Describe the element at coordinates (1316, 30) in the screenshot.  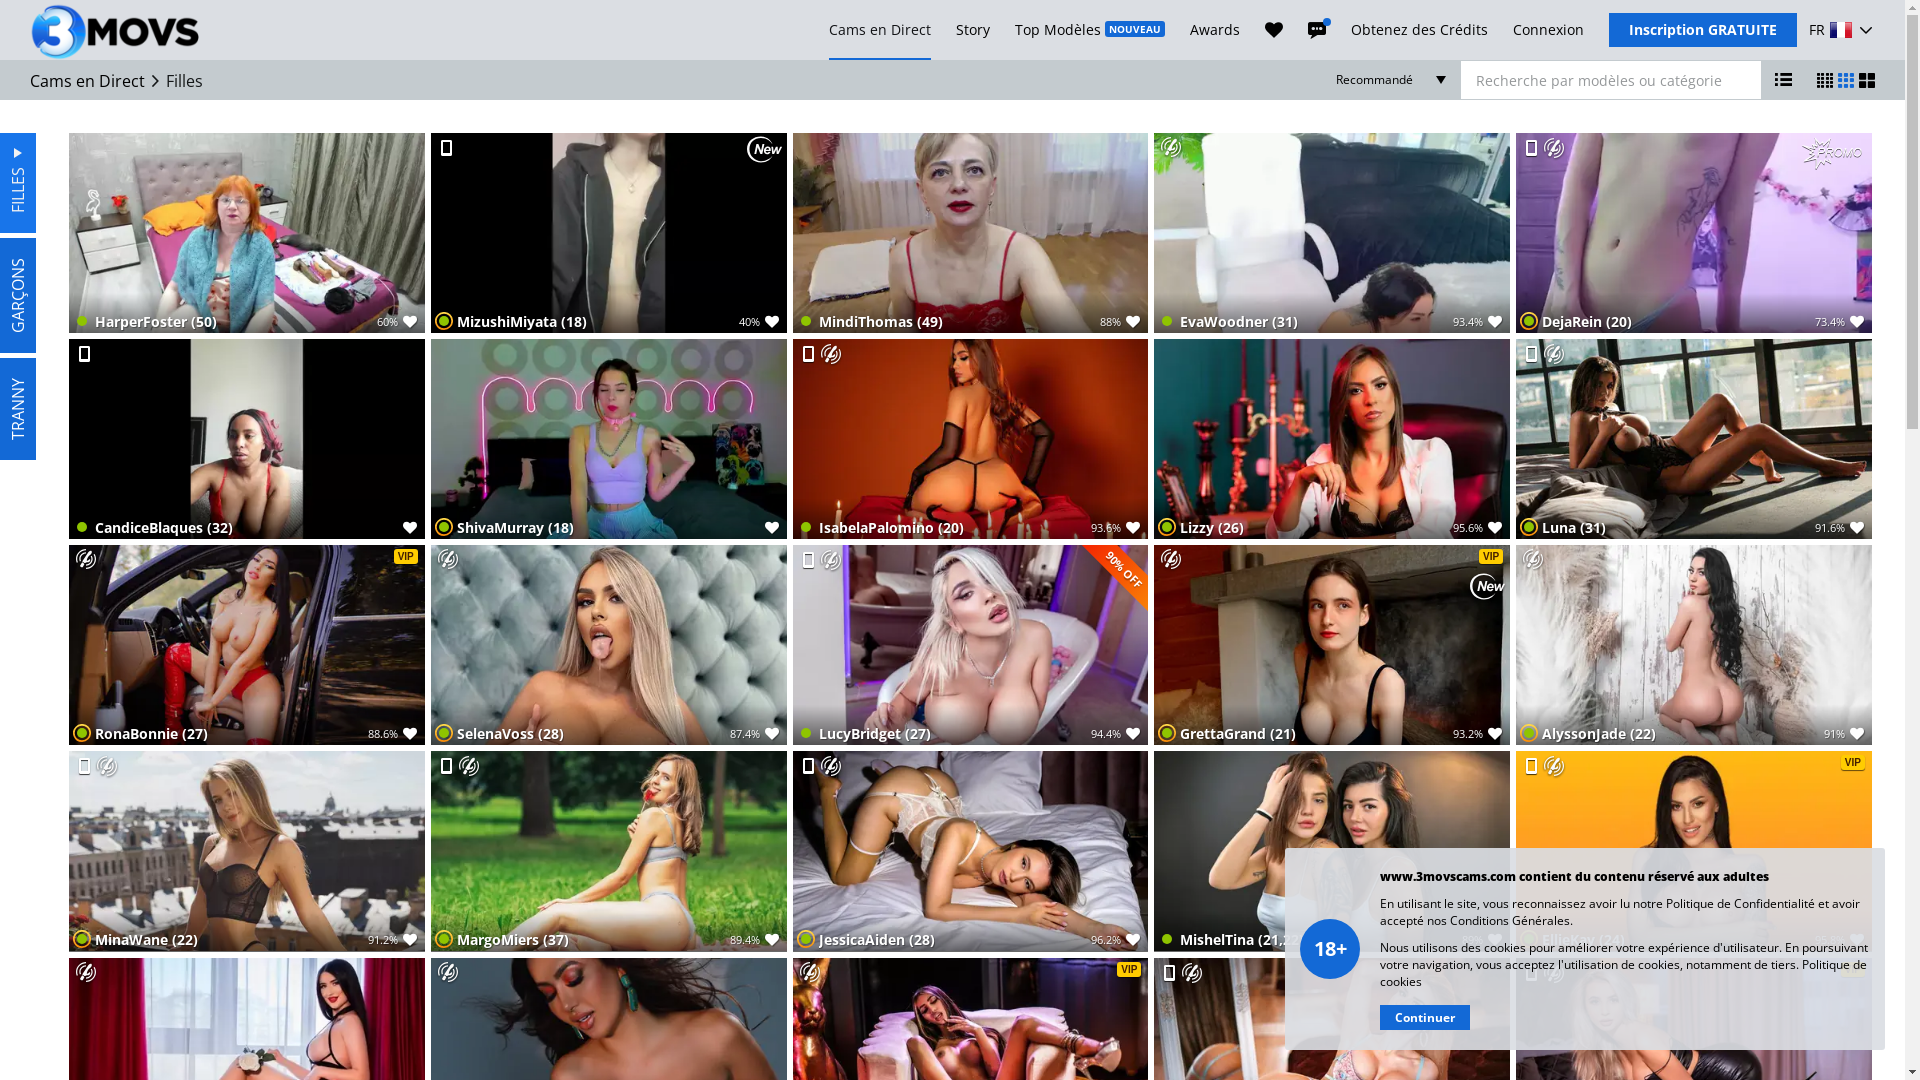
I see `'Messages'` at that location.